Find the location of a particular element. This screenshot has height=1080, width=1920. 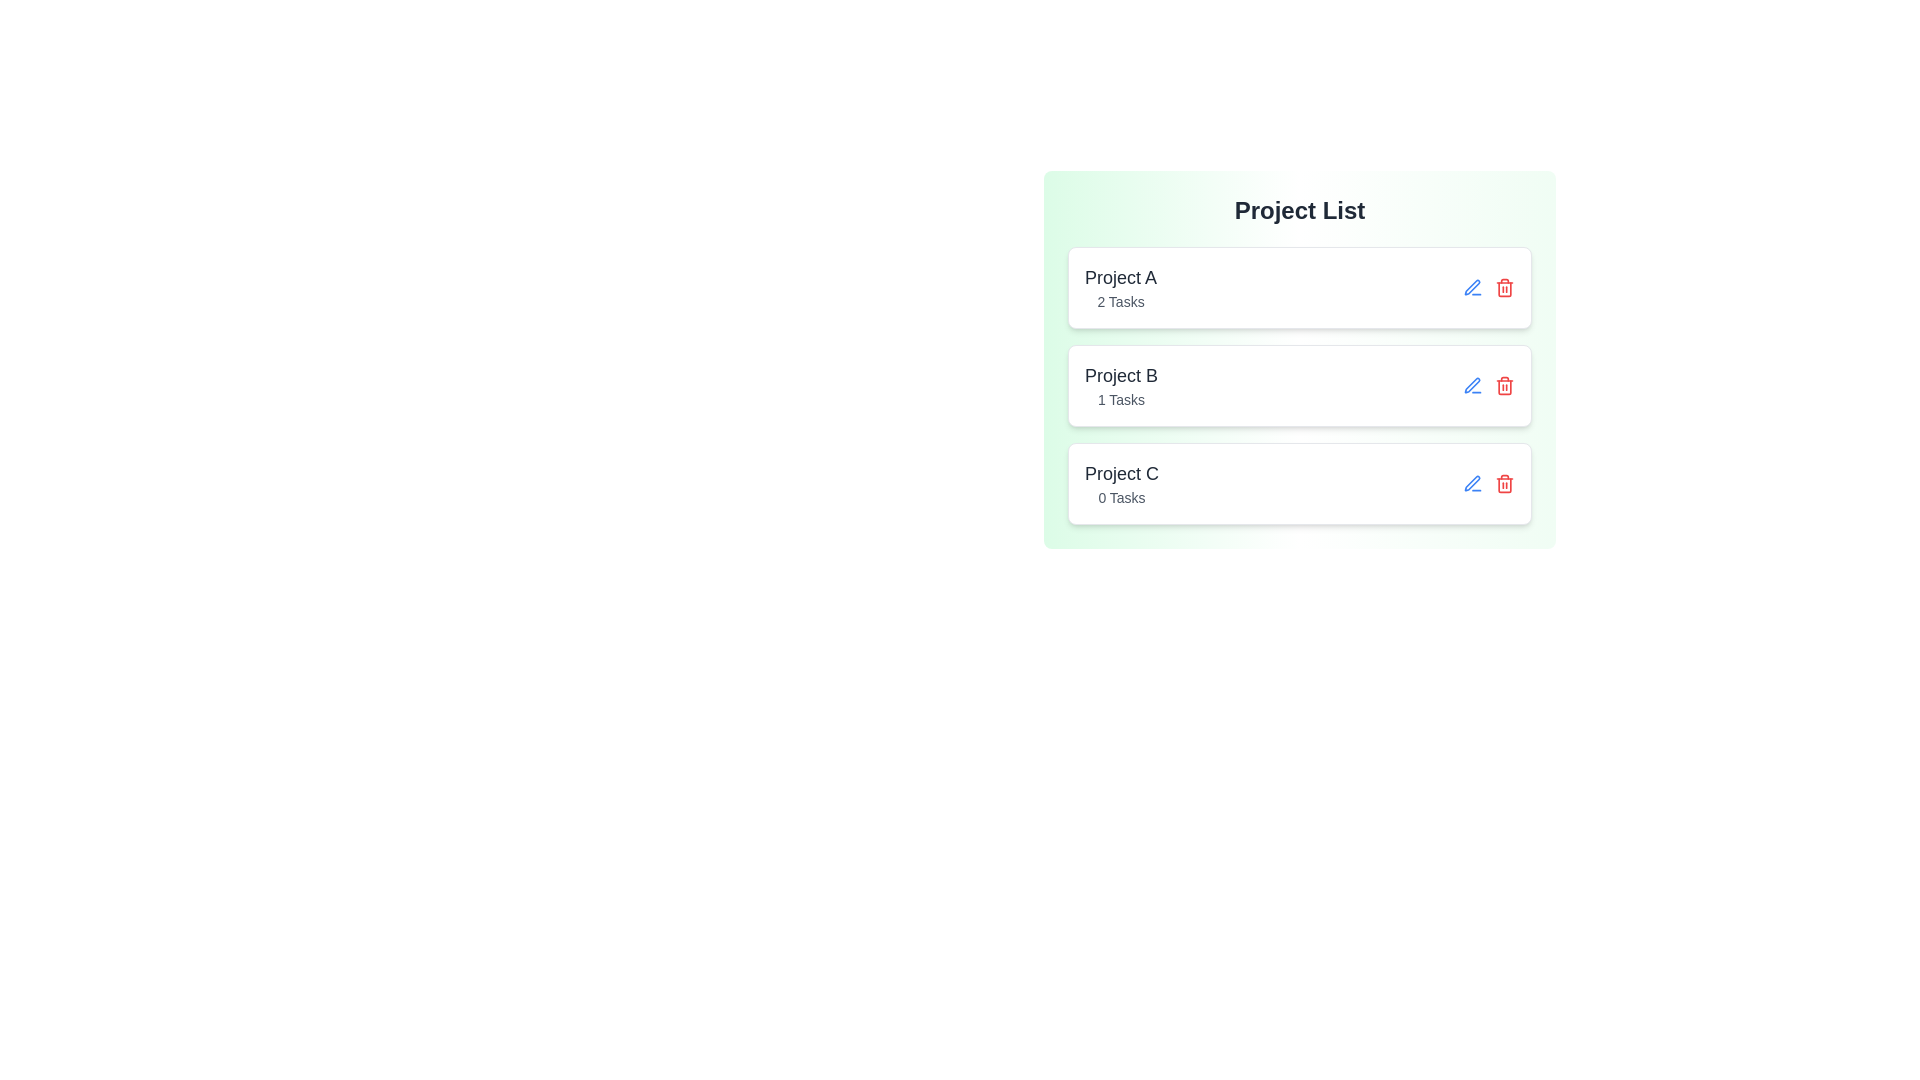

the edit icon for project Project C is located at coordinates (1473, 483).